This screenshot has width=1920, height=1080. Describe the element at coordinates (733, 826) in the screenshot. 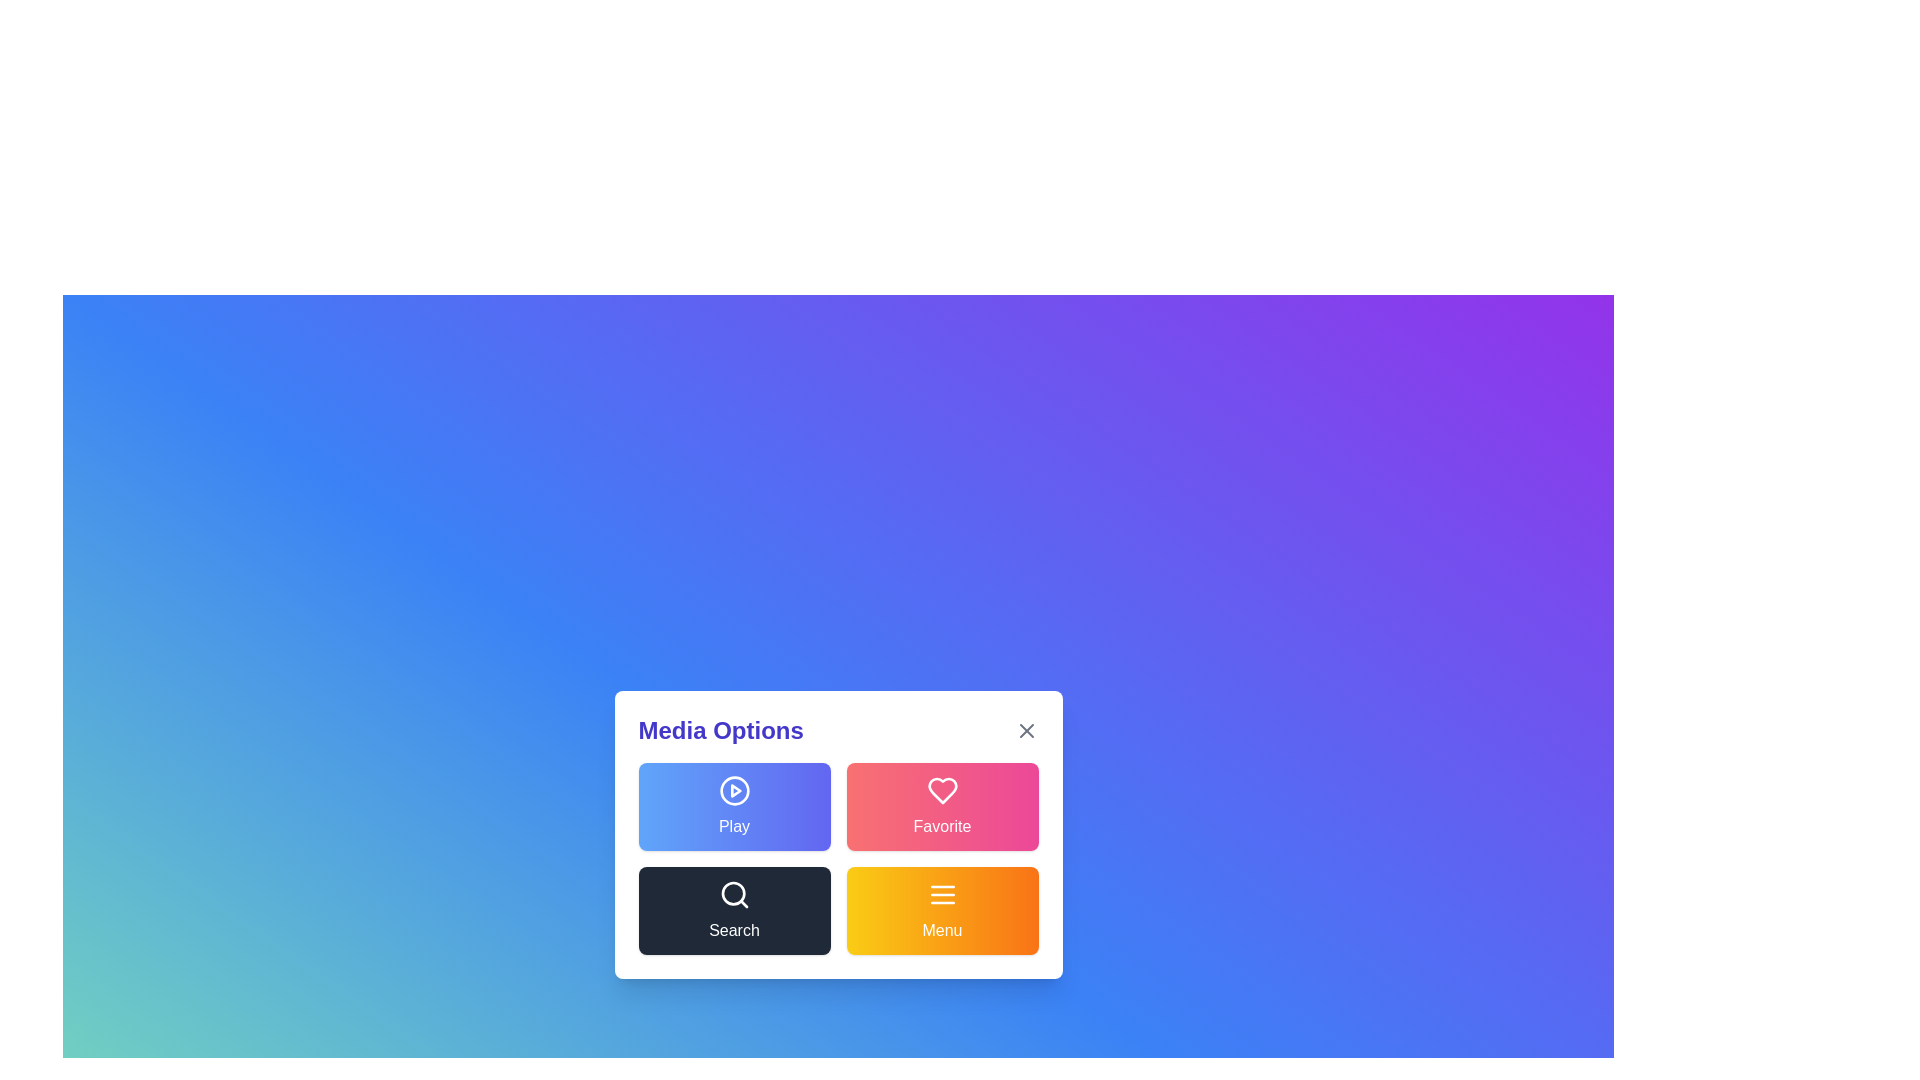

I see `the text label that describes the action of the play media button located in the top-left position of the Media Options menu` at that location.